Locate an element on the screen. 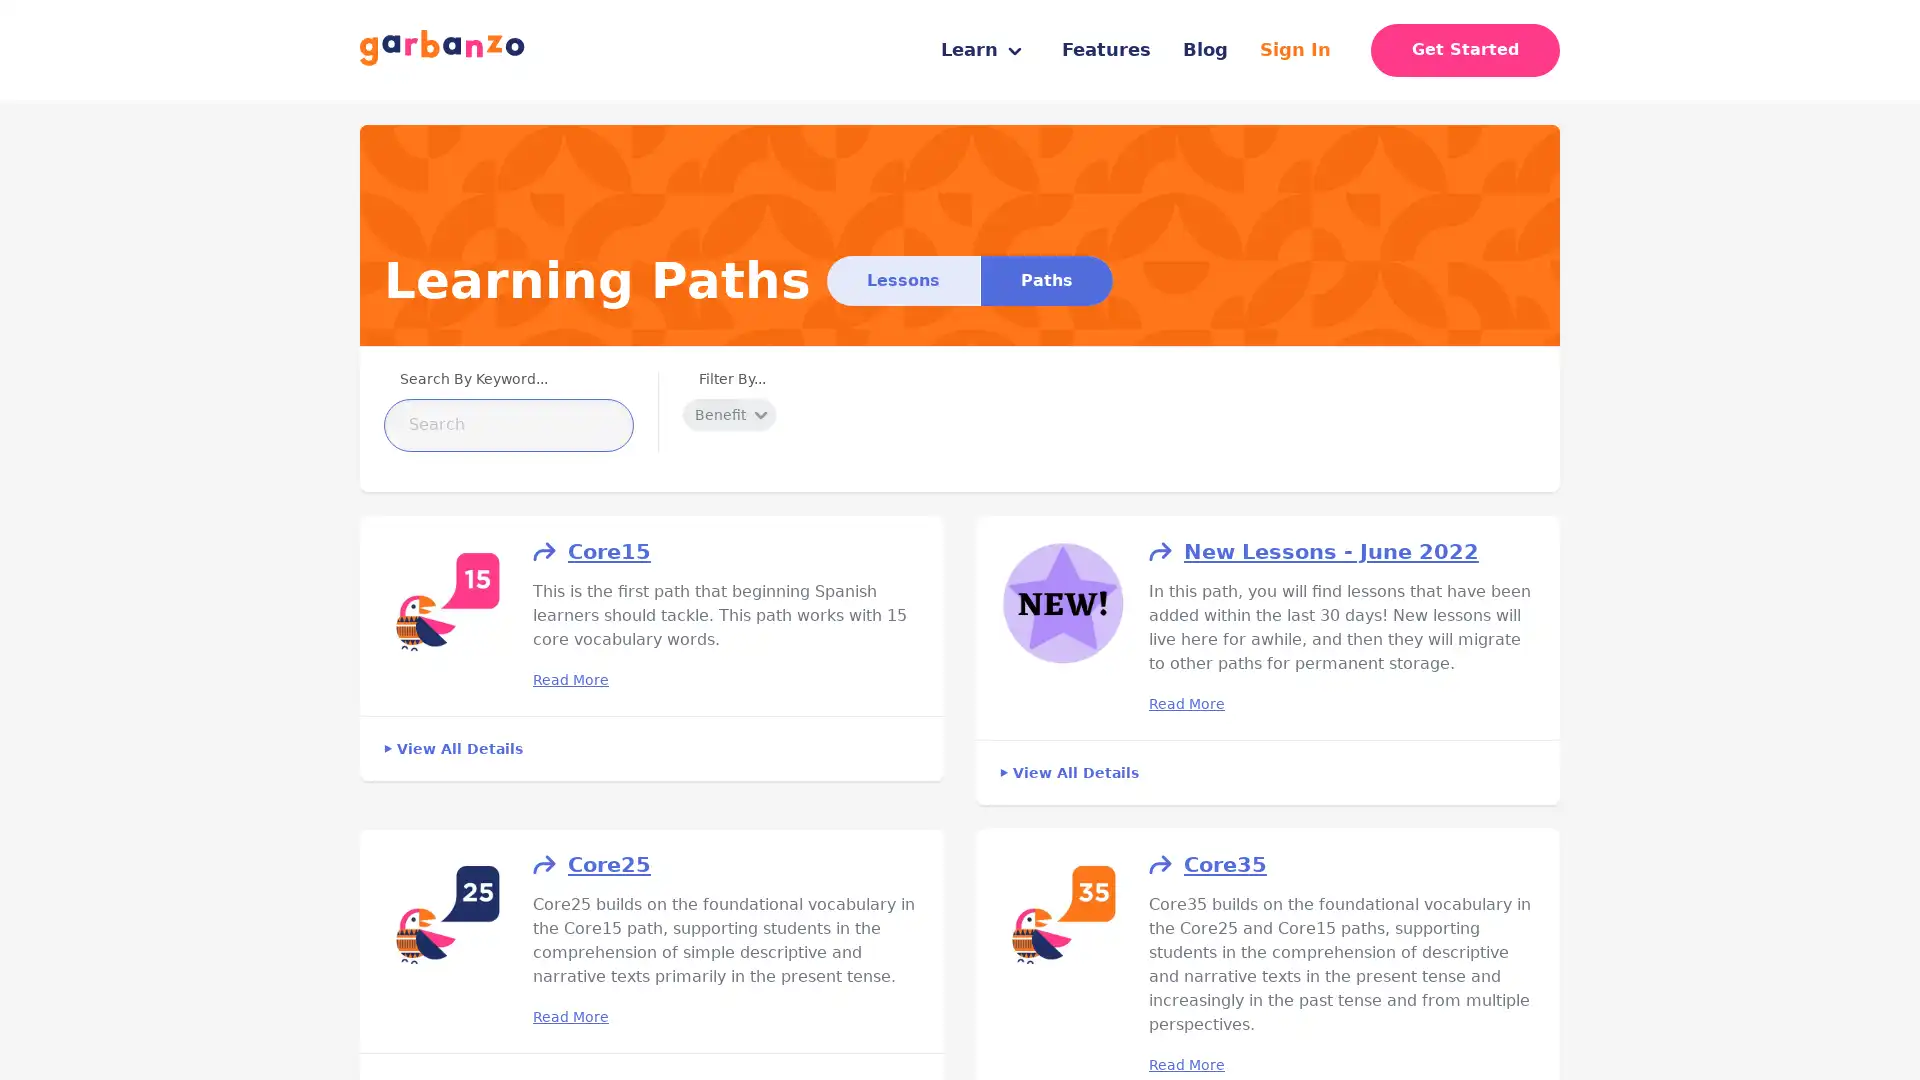 This screenshot has height=1080, width=1920. View All Details is located at coordinates (452, 748).